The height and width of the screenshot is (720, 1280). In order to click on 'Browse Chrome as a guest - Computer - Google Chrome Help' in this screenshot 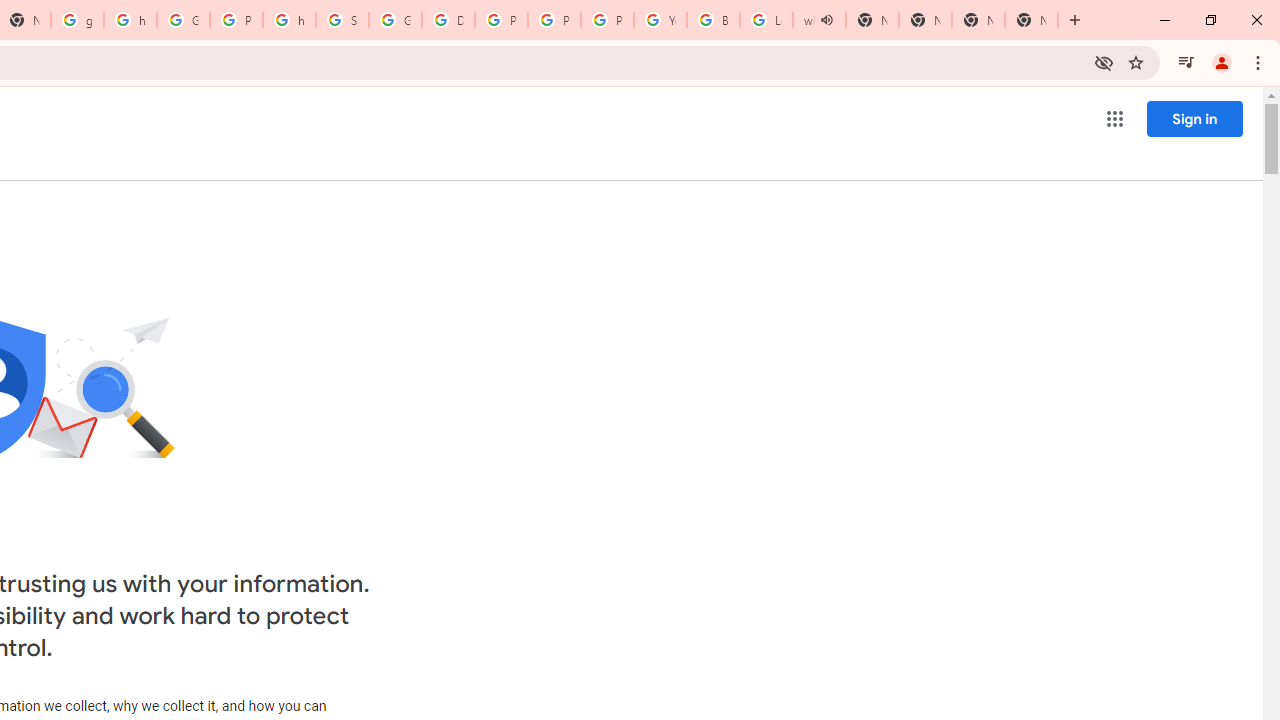, I will do `click(713, 20)`.